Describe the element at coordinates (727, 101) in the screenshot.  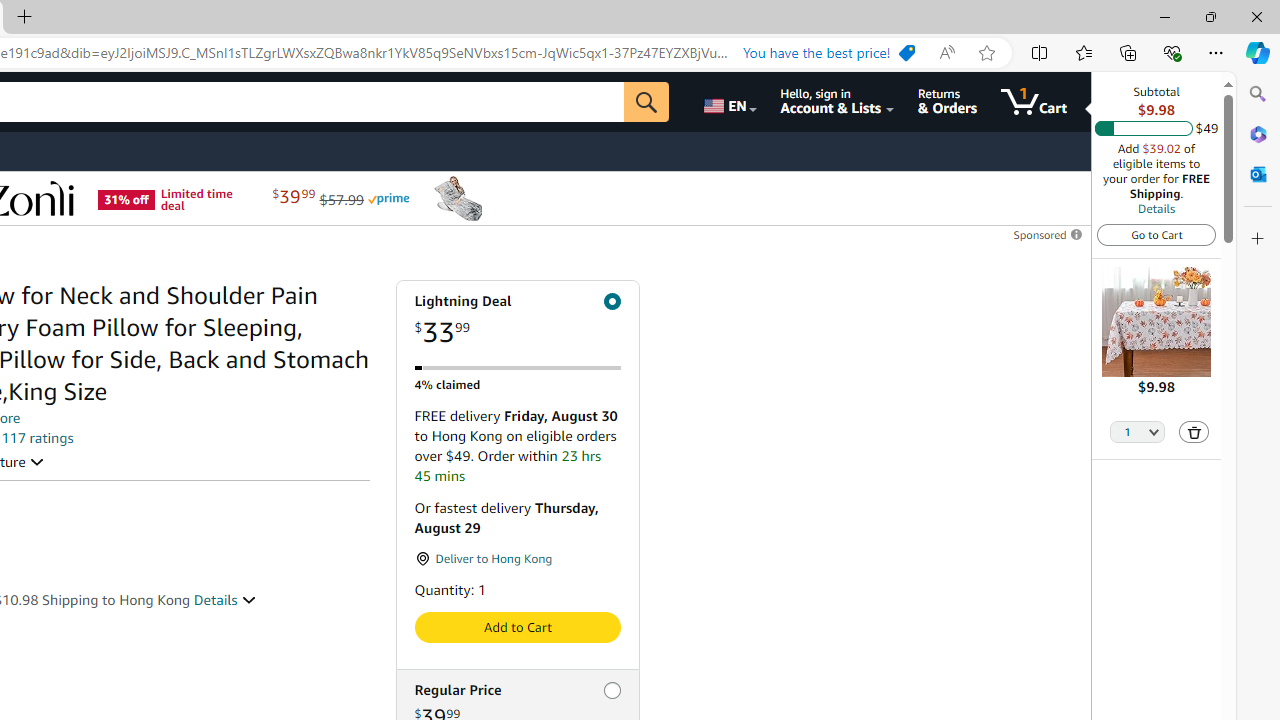
I see `'Choose a language for shopping.'` at that location.